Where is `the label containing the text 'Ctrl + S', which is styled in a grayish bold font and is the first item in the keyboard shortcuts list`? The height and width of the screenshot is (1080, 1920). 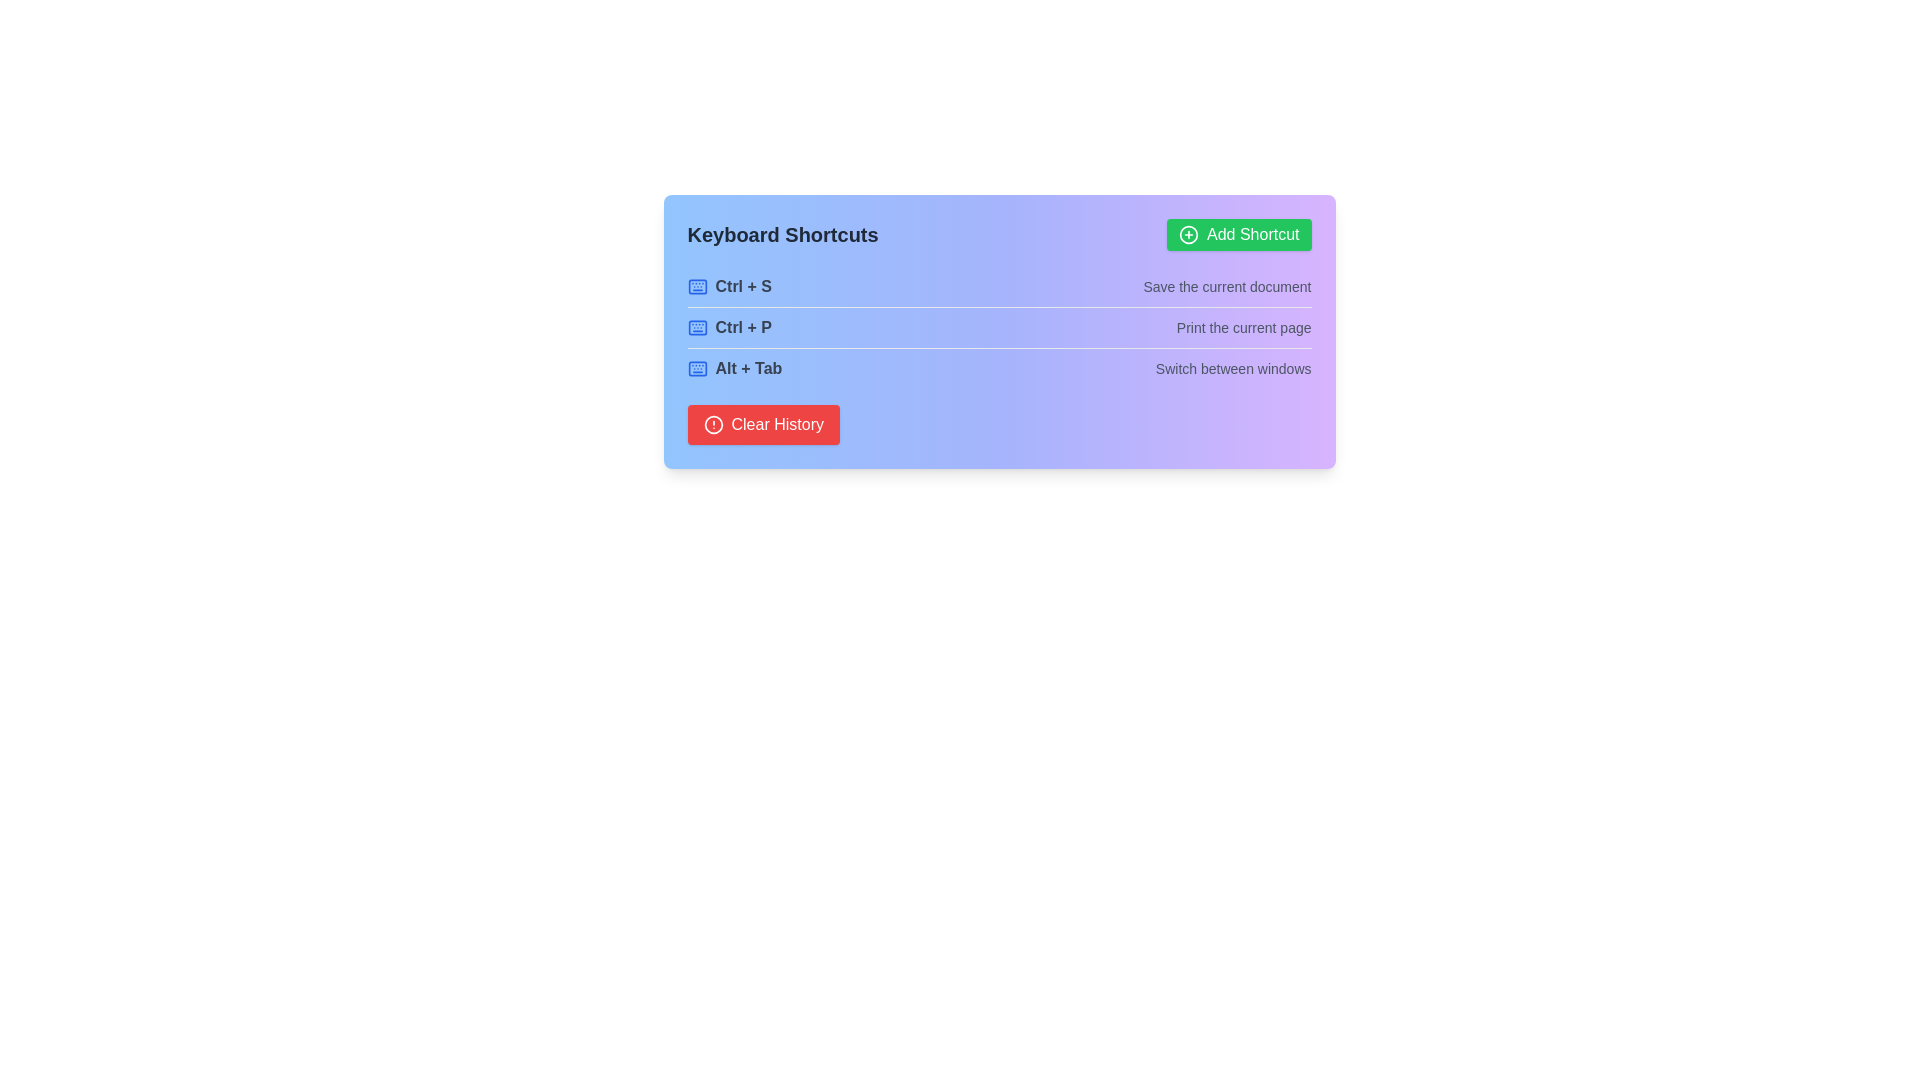 the label containing the text 'Ctrl + S', which is styled in a grayish bold font and is the first item in the keyboard shortcuts list is located at coordinates (742, 286).